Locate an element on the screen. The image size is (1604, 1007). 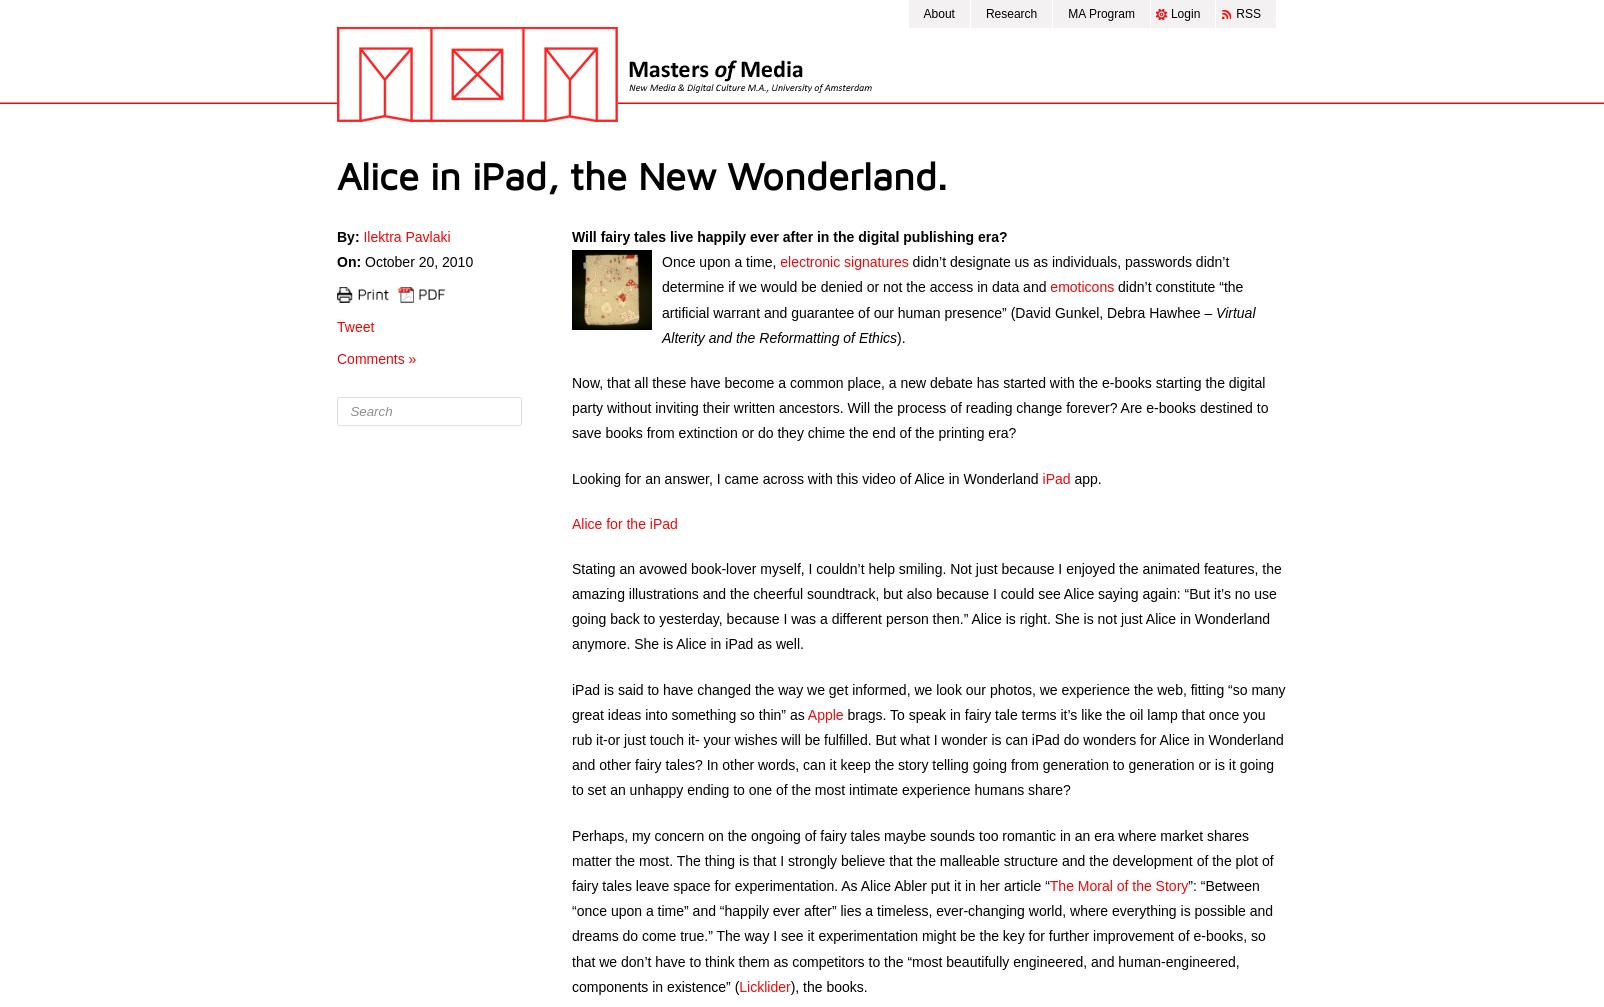
'By:' is located at coordinates (348, 237).